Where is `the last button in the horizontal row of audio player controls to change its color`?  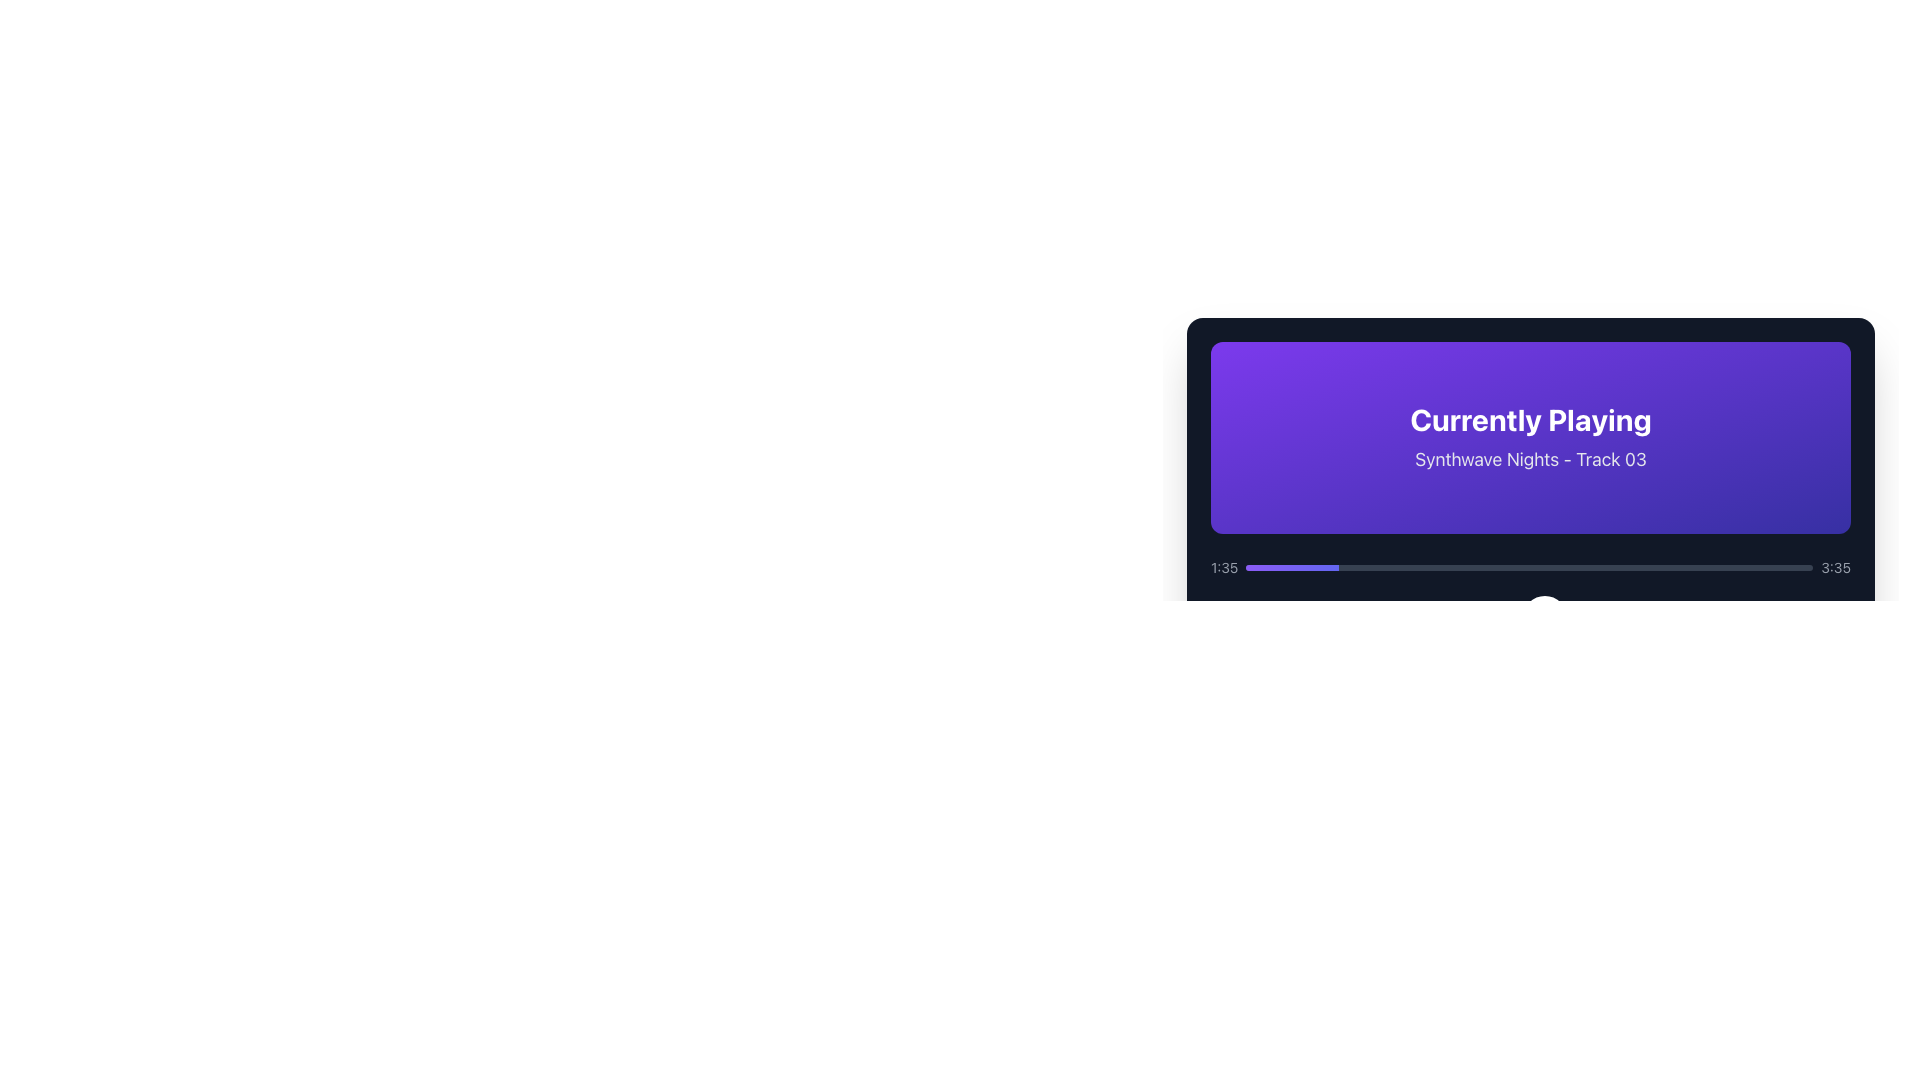
the last button in the horizontal row of audio player controls to change its color is located at coordinates (1604, 616).